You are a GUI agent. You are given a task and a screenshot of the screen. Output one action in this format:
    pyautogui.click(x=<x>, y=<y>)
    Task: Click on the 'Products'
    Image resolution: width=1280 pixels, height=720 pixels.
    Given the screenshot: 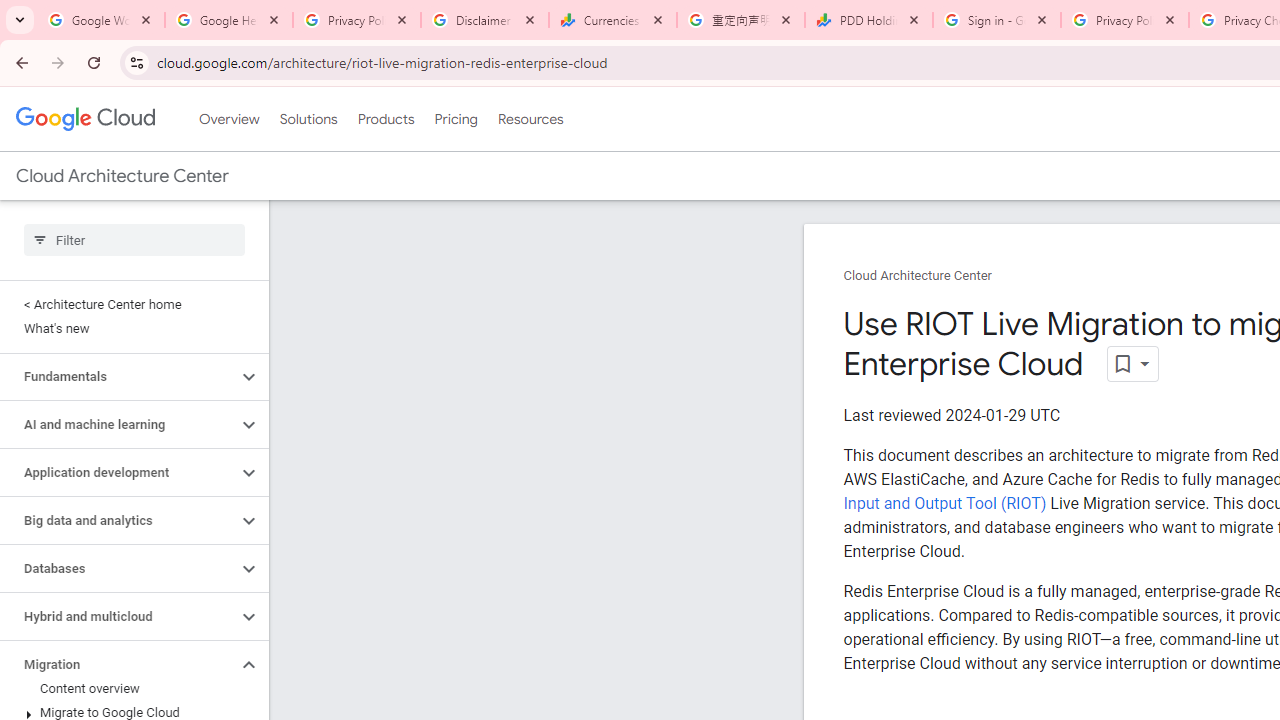 What is the action you would take?
    pyautogui.click(x=385, y=119)
    